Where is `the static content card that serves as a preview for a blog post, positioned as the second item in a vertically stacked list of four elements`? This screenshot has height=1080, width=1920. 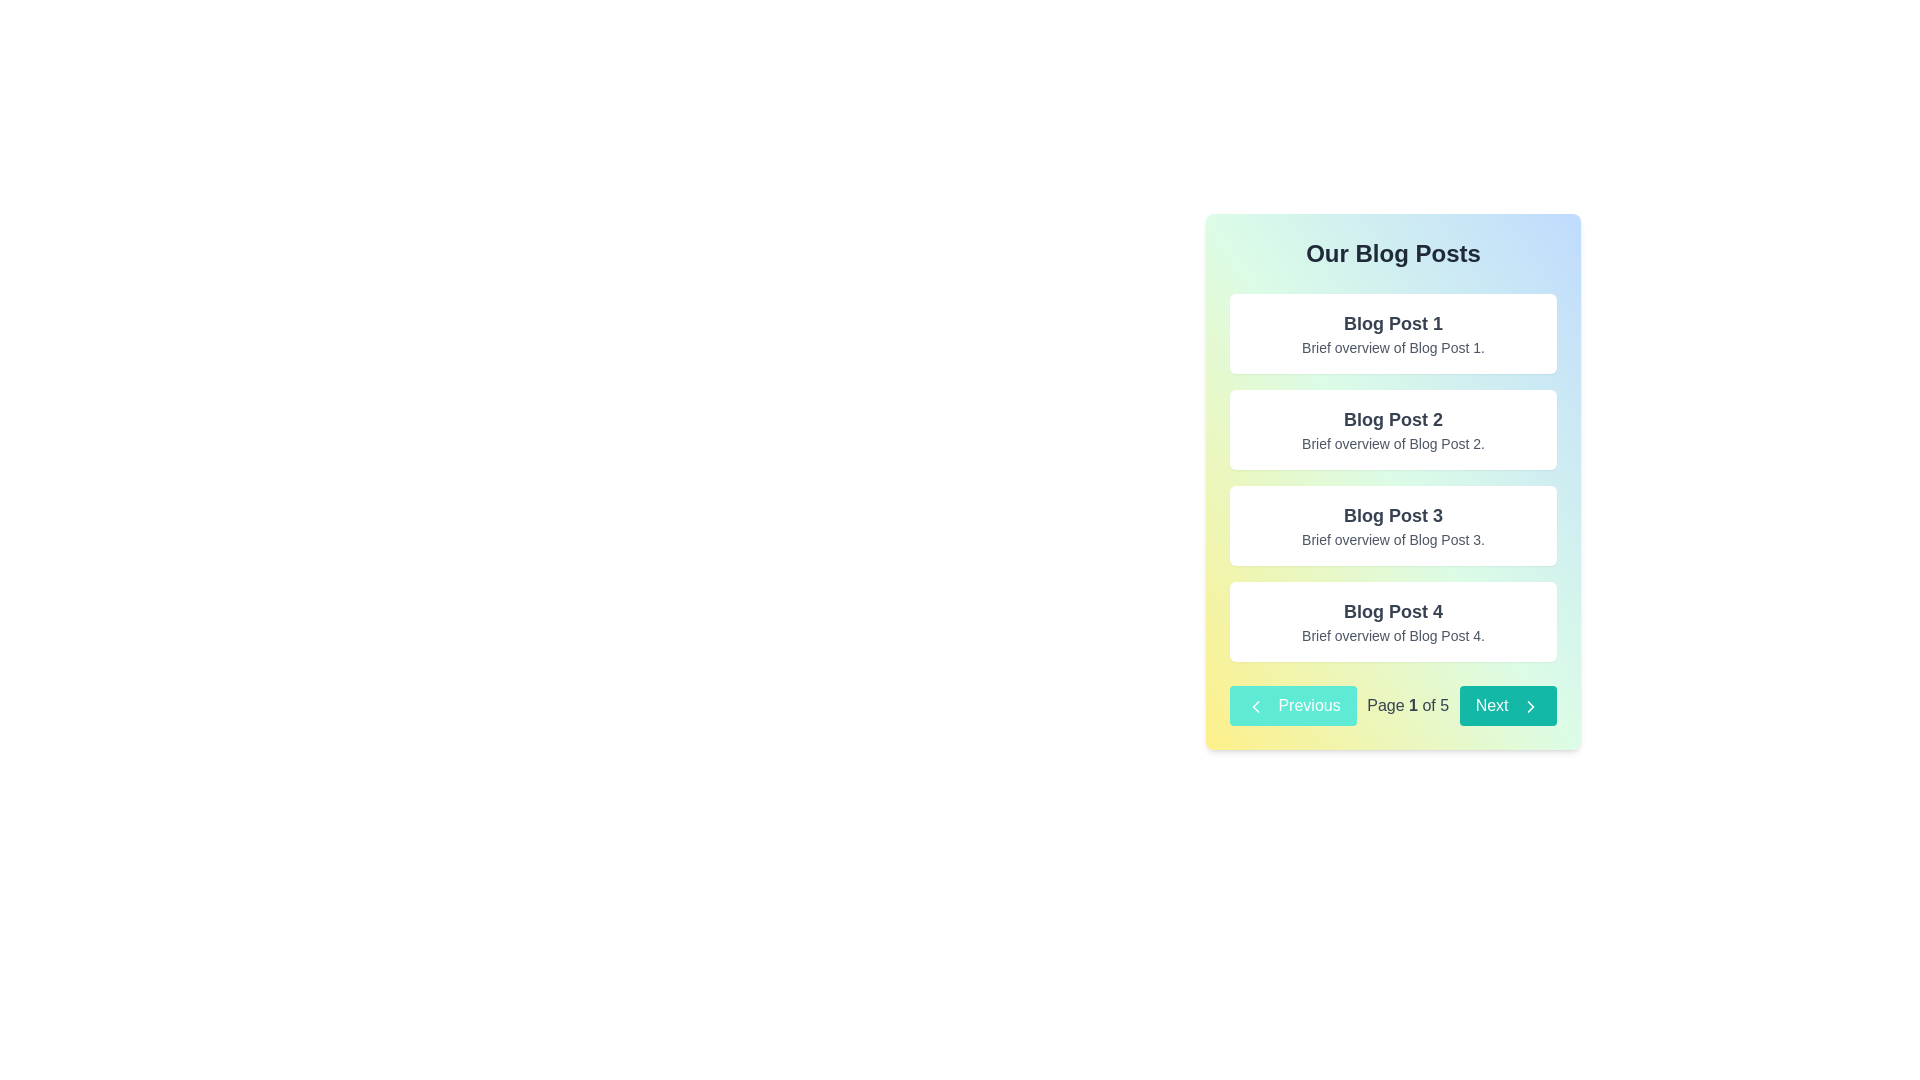 the static content card that serves as a preview for a blog post, positioned as the second item in a vertically stacked list of four elements is located at coordinates (1392, 428).